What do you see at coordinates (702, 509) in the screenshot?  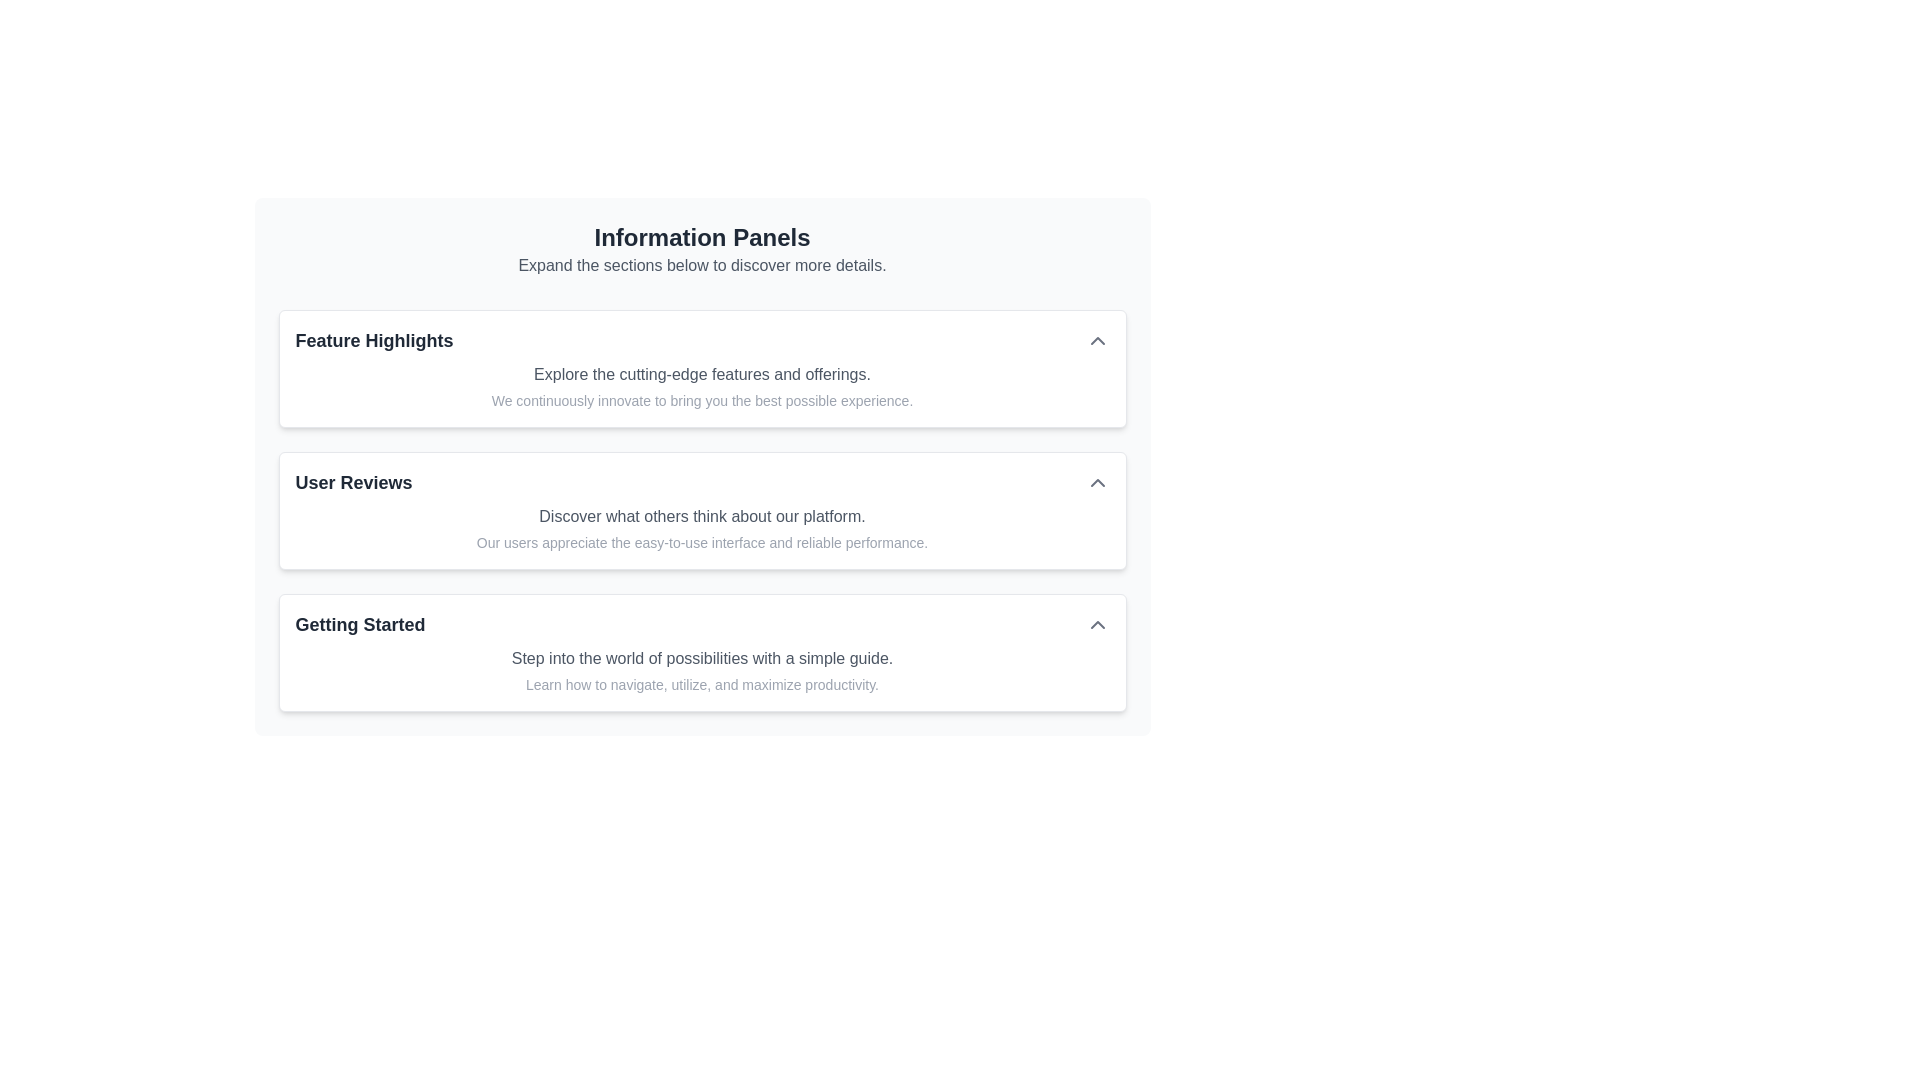 I see `the 'User Reviews' Information panel, which features a bold heading and is positioned between 'Feature Highlights' and 'Getting Started' sections, by clicking on it to access related elements such as the toggle or linked items` at bounding box center [702, 509].